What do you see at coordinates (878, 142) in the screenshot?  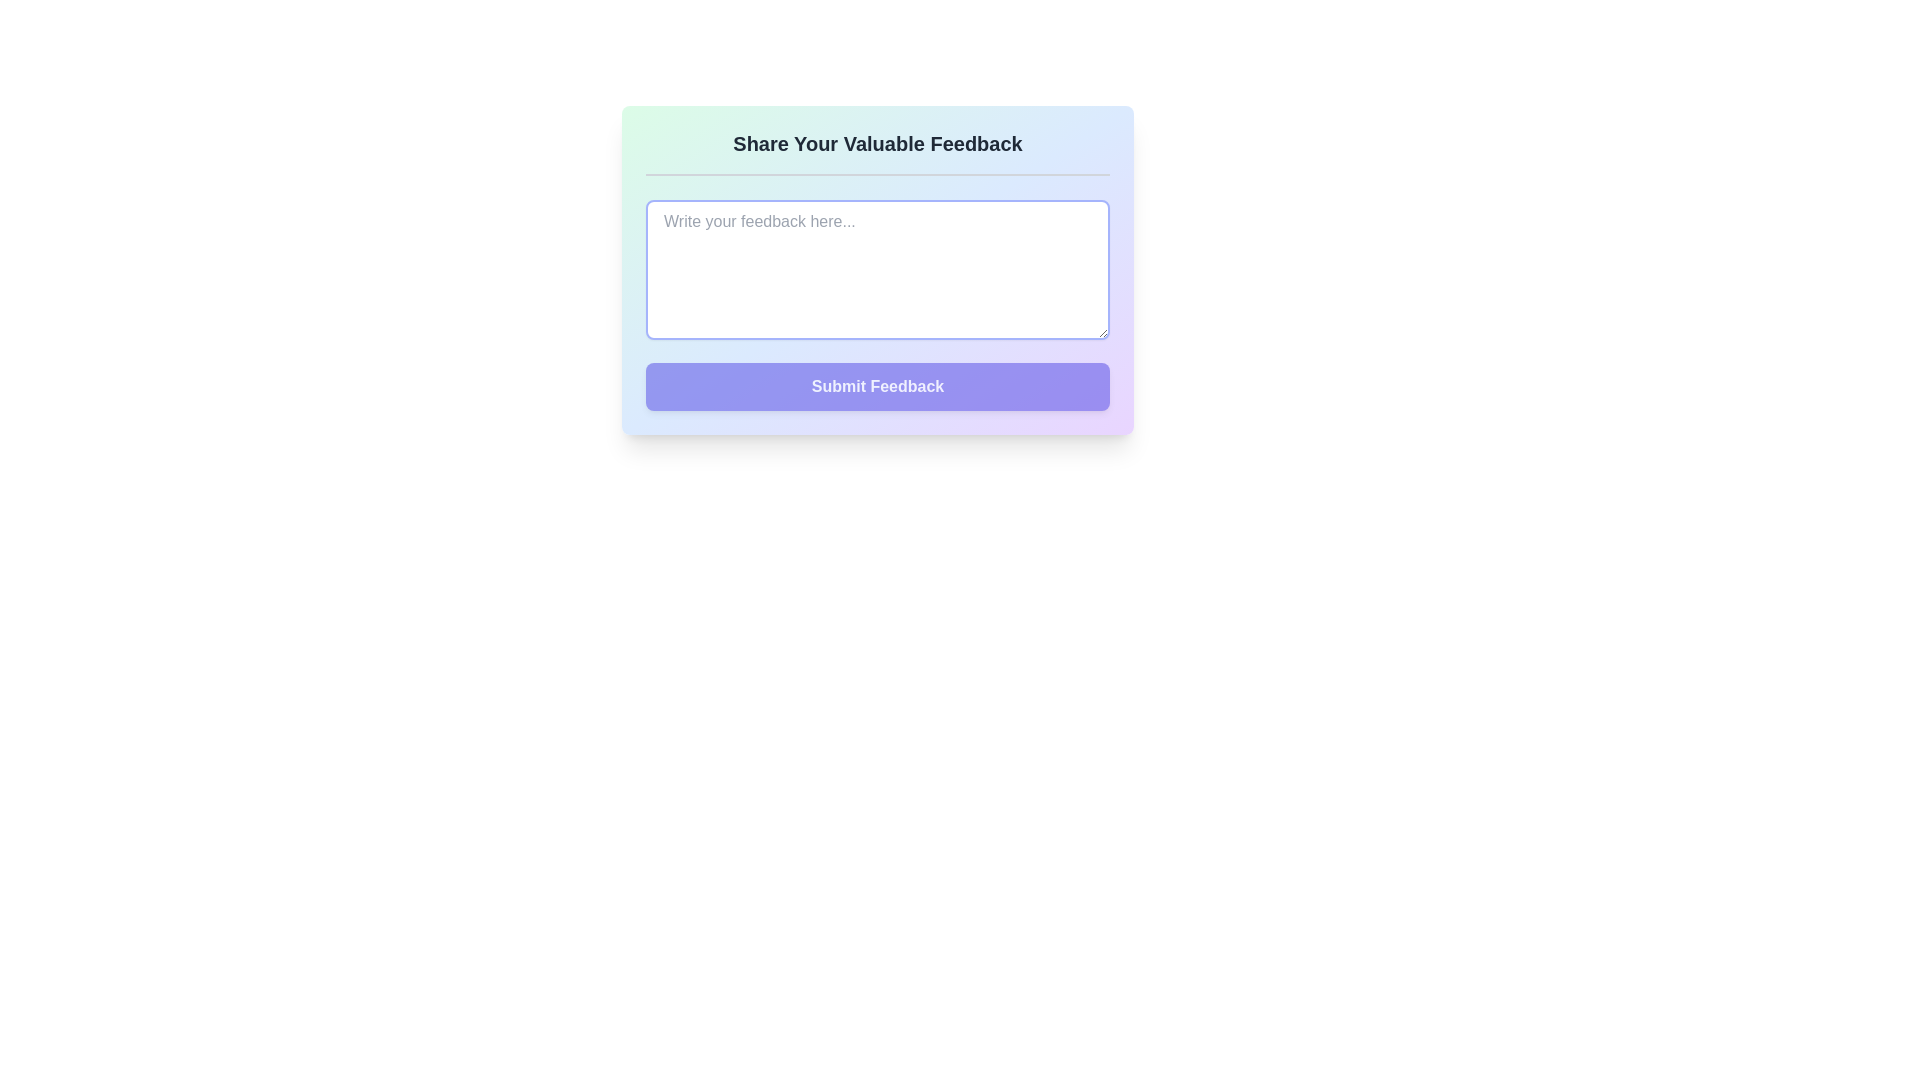 I see `the title text element that introduces the feedback form's purpose, located at the top center of the interface` at bounding box center [878, 142].